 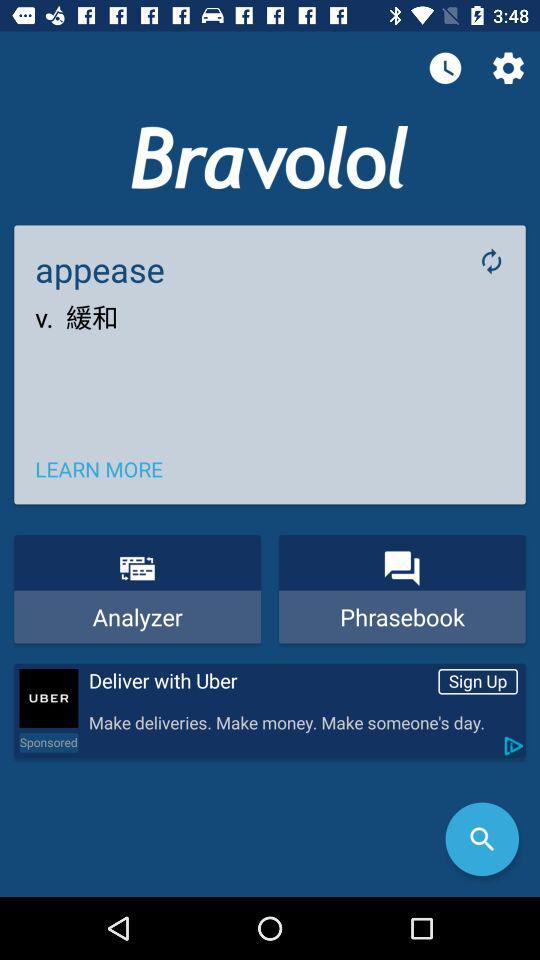 What do you see at coordinates (301, 722) in the screenshot?
I see `make deliveries make` at bounding box center [301, 722].